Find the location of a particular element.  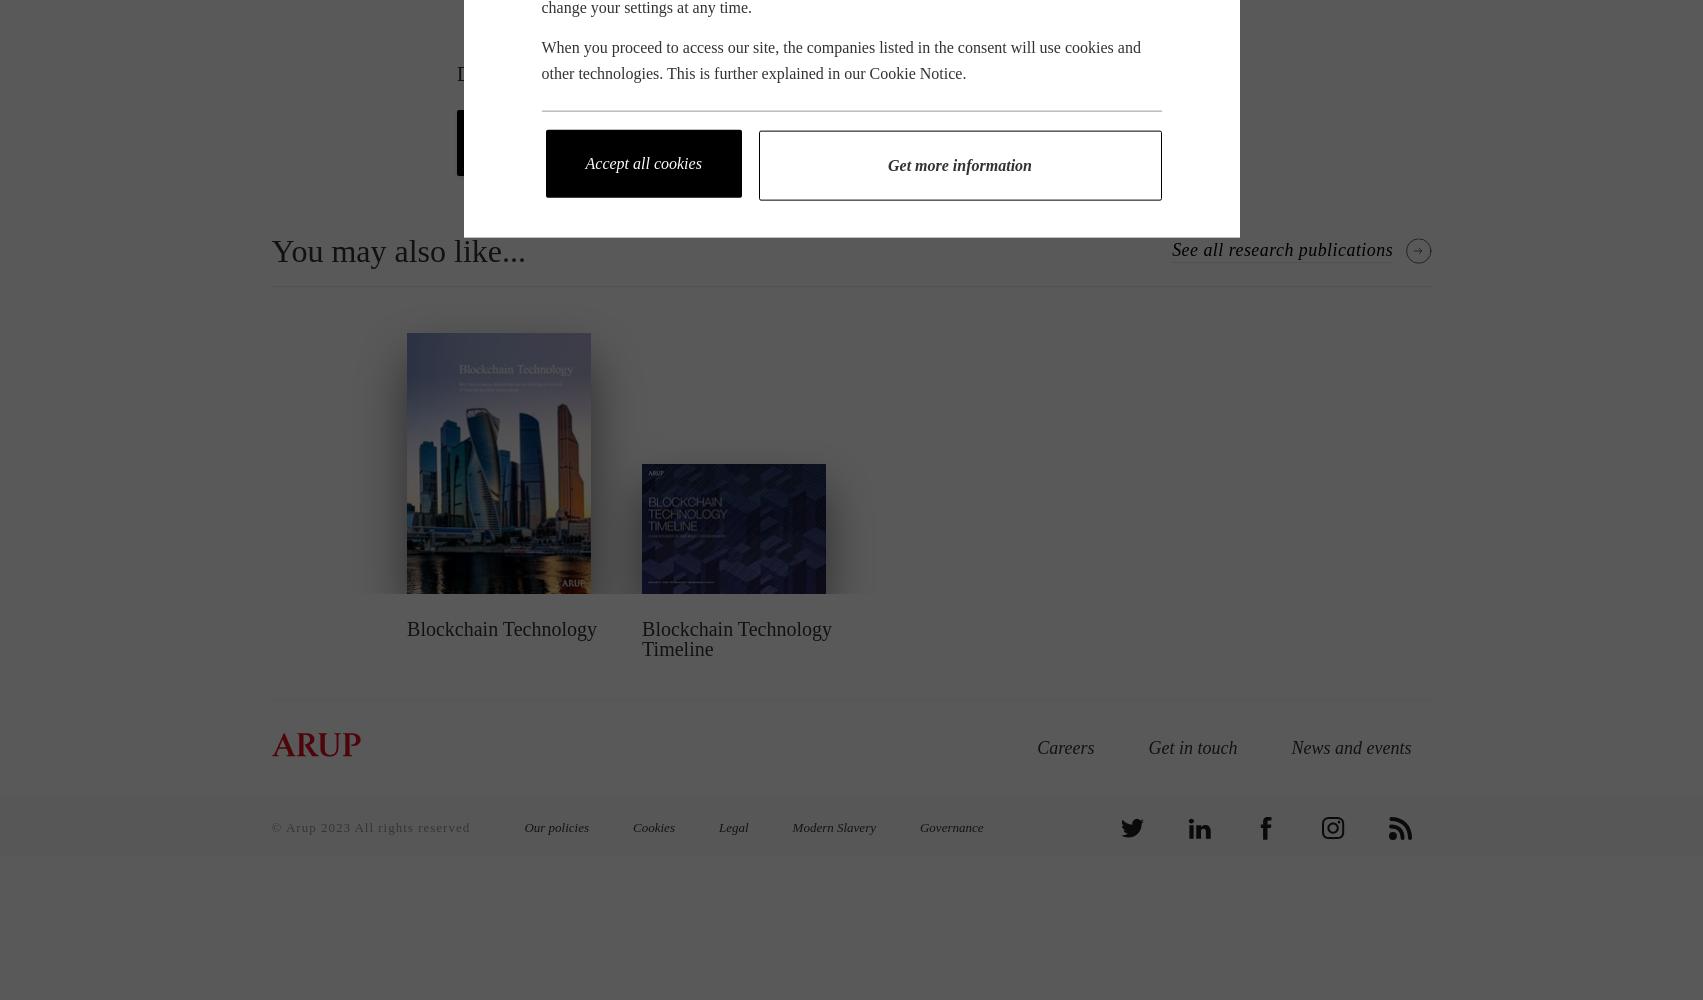

'Careers' is located at coordinates (1065, 747).